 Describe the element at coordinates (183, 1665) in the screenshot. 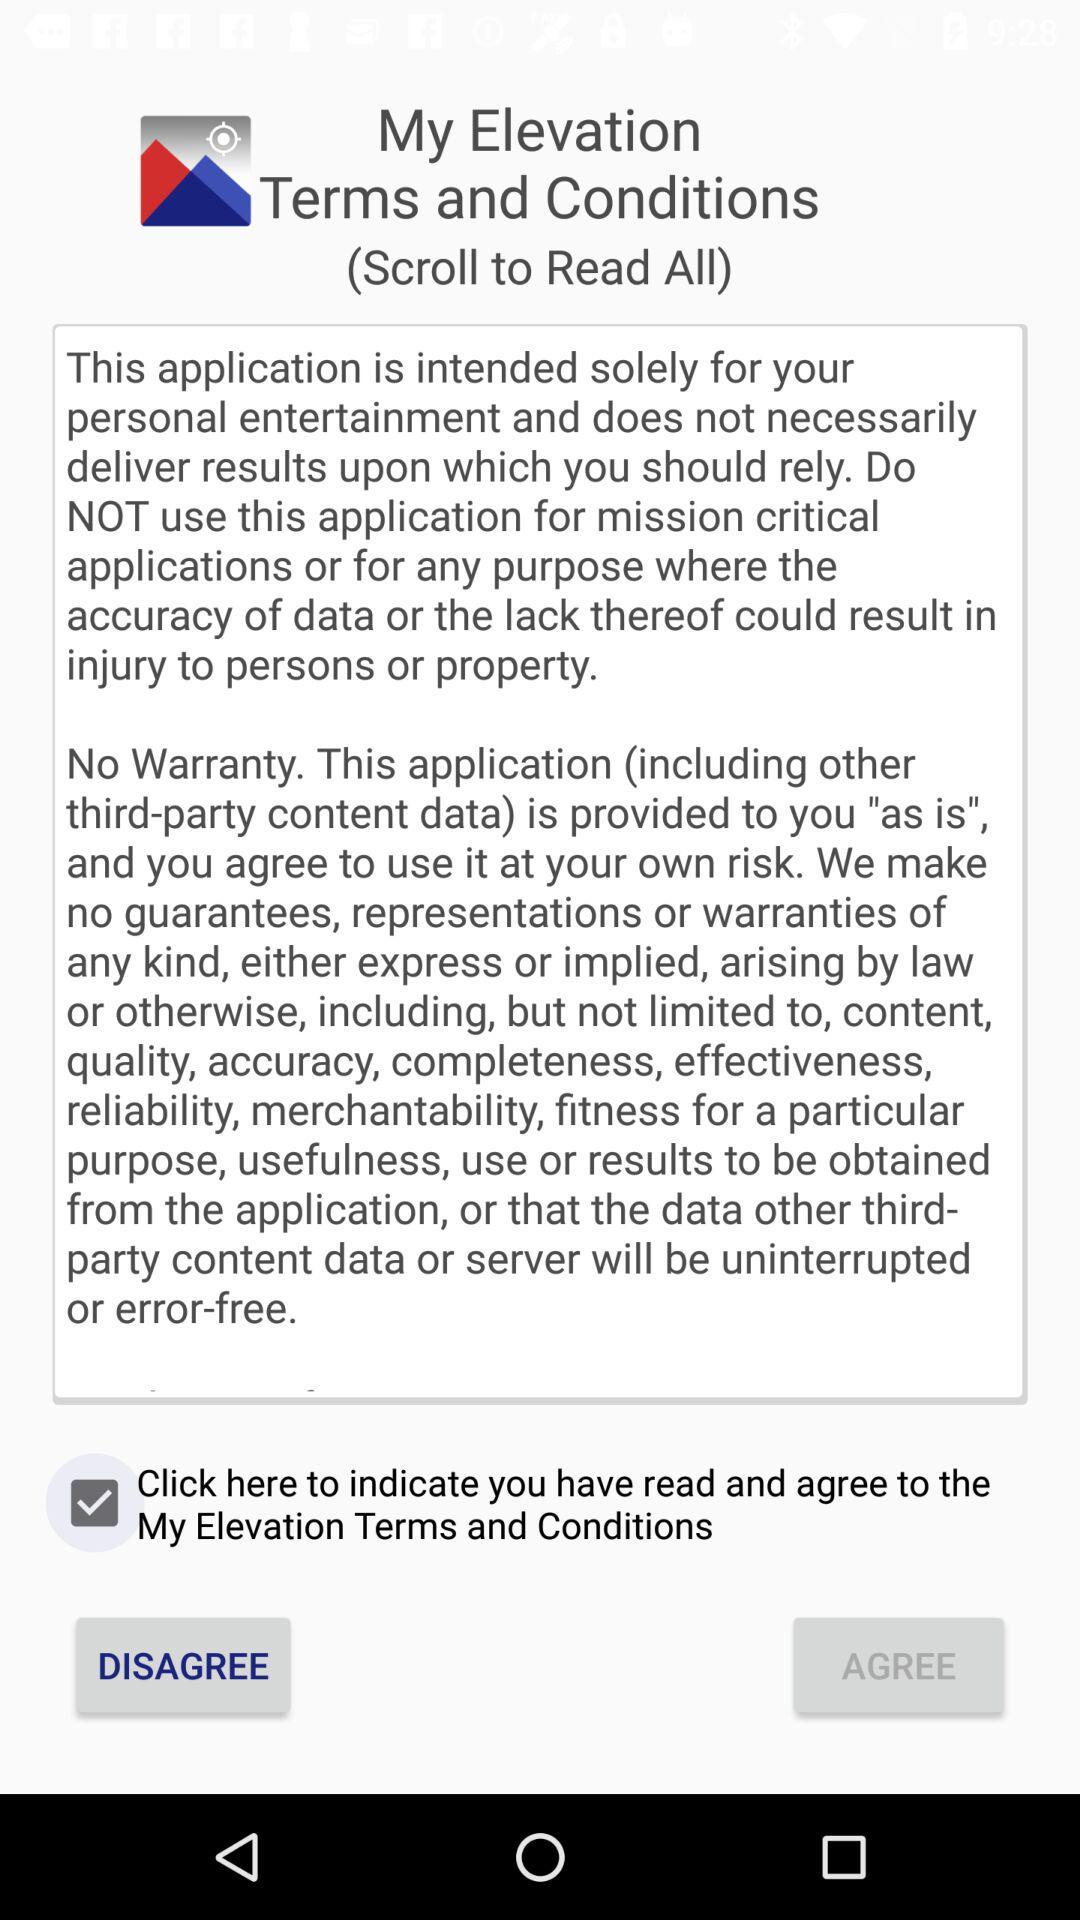

I see `the item to the left of agree` at that location.